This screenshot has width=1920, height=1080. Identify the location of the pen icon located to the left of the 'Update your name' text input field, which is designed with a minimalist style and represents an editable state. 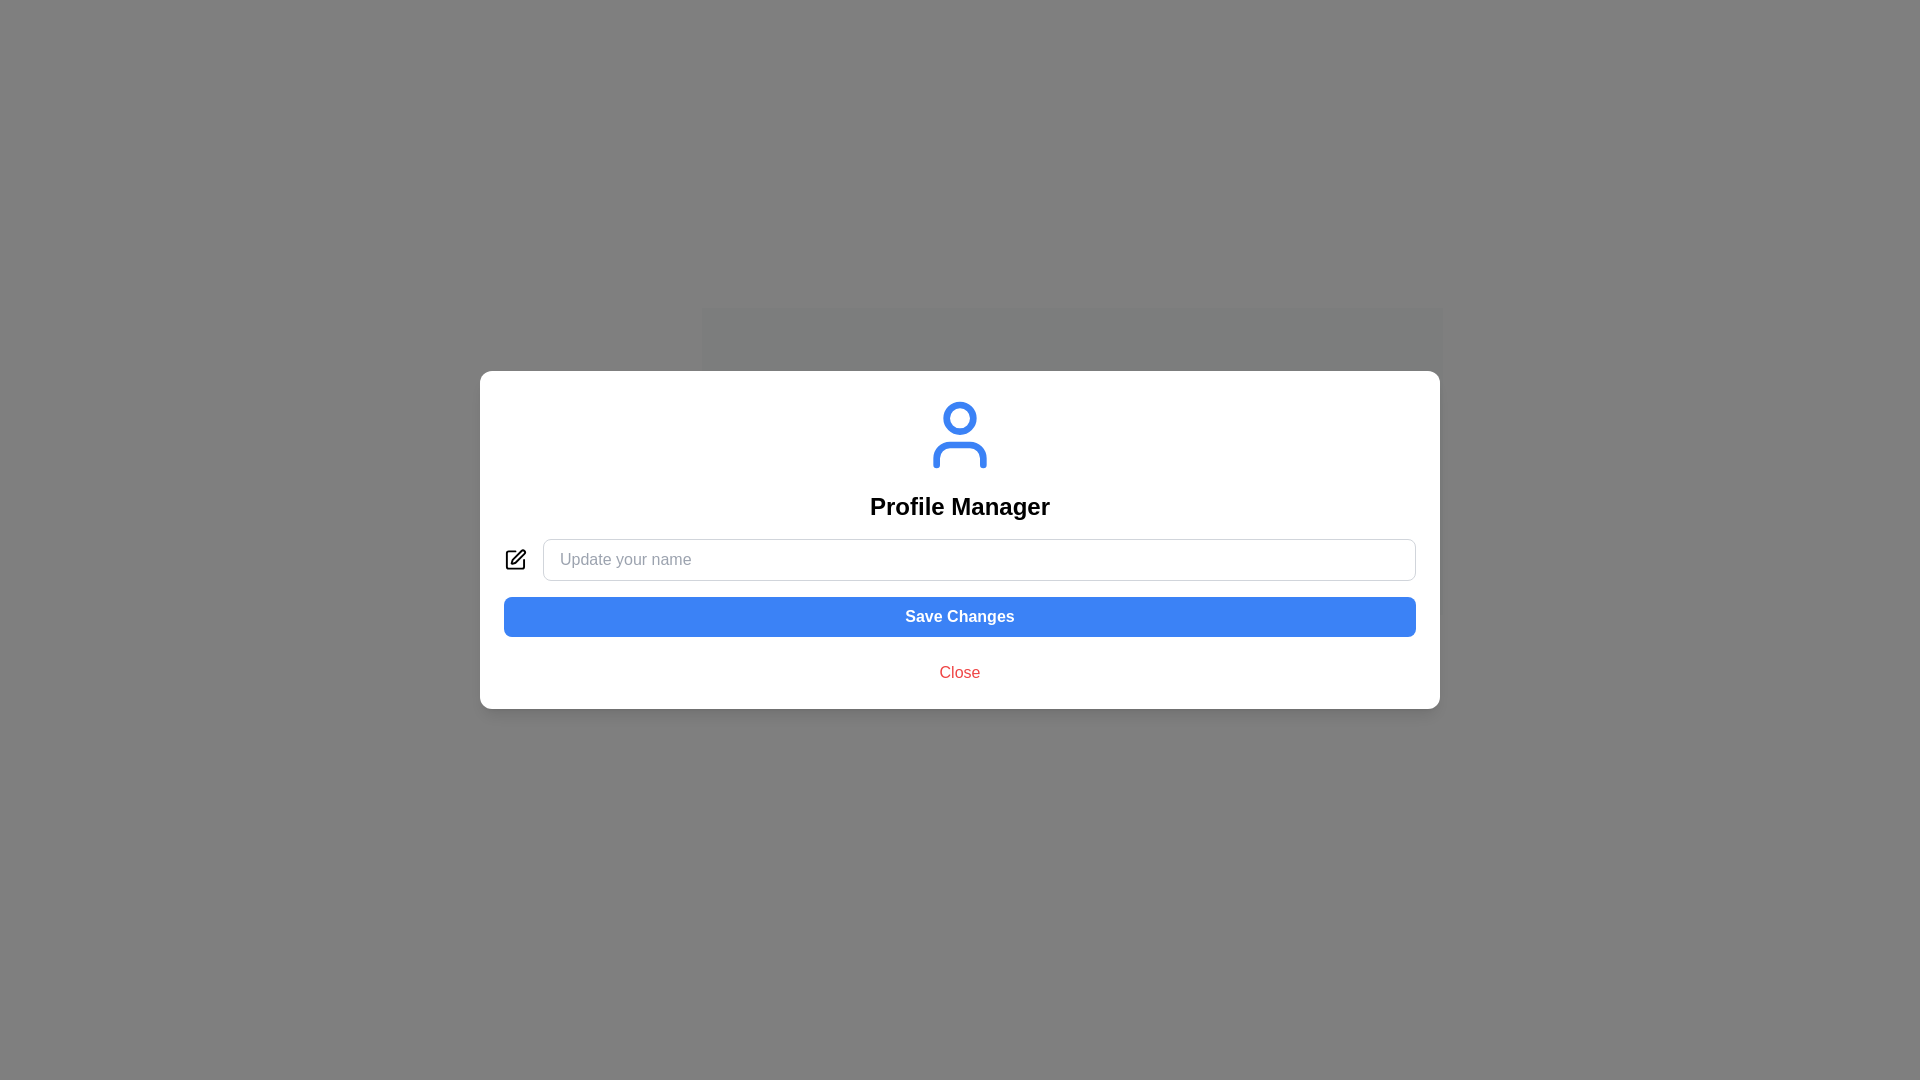
(515, 559).